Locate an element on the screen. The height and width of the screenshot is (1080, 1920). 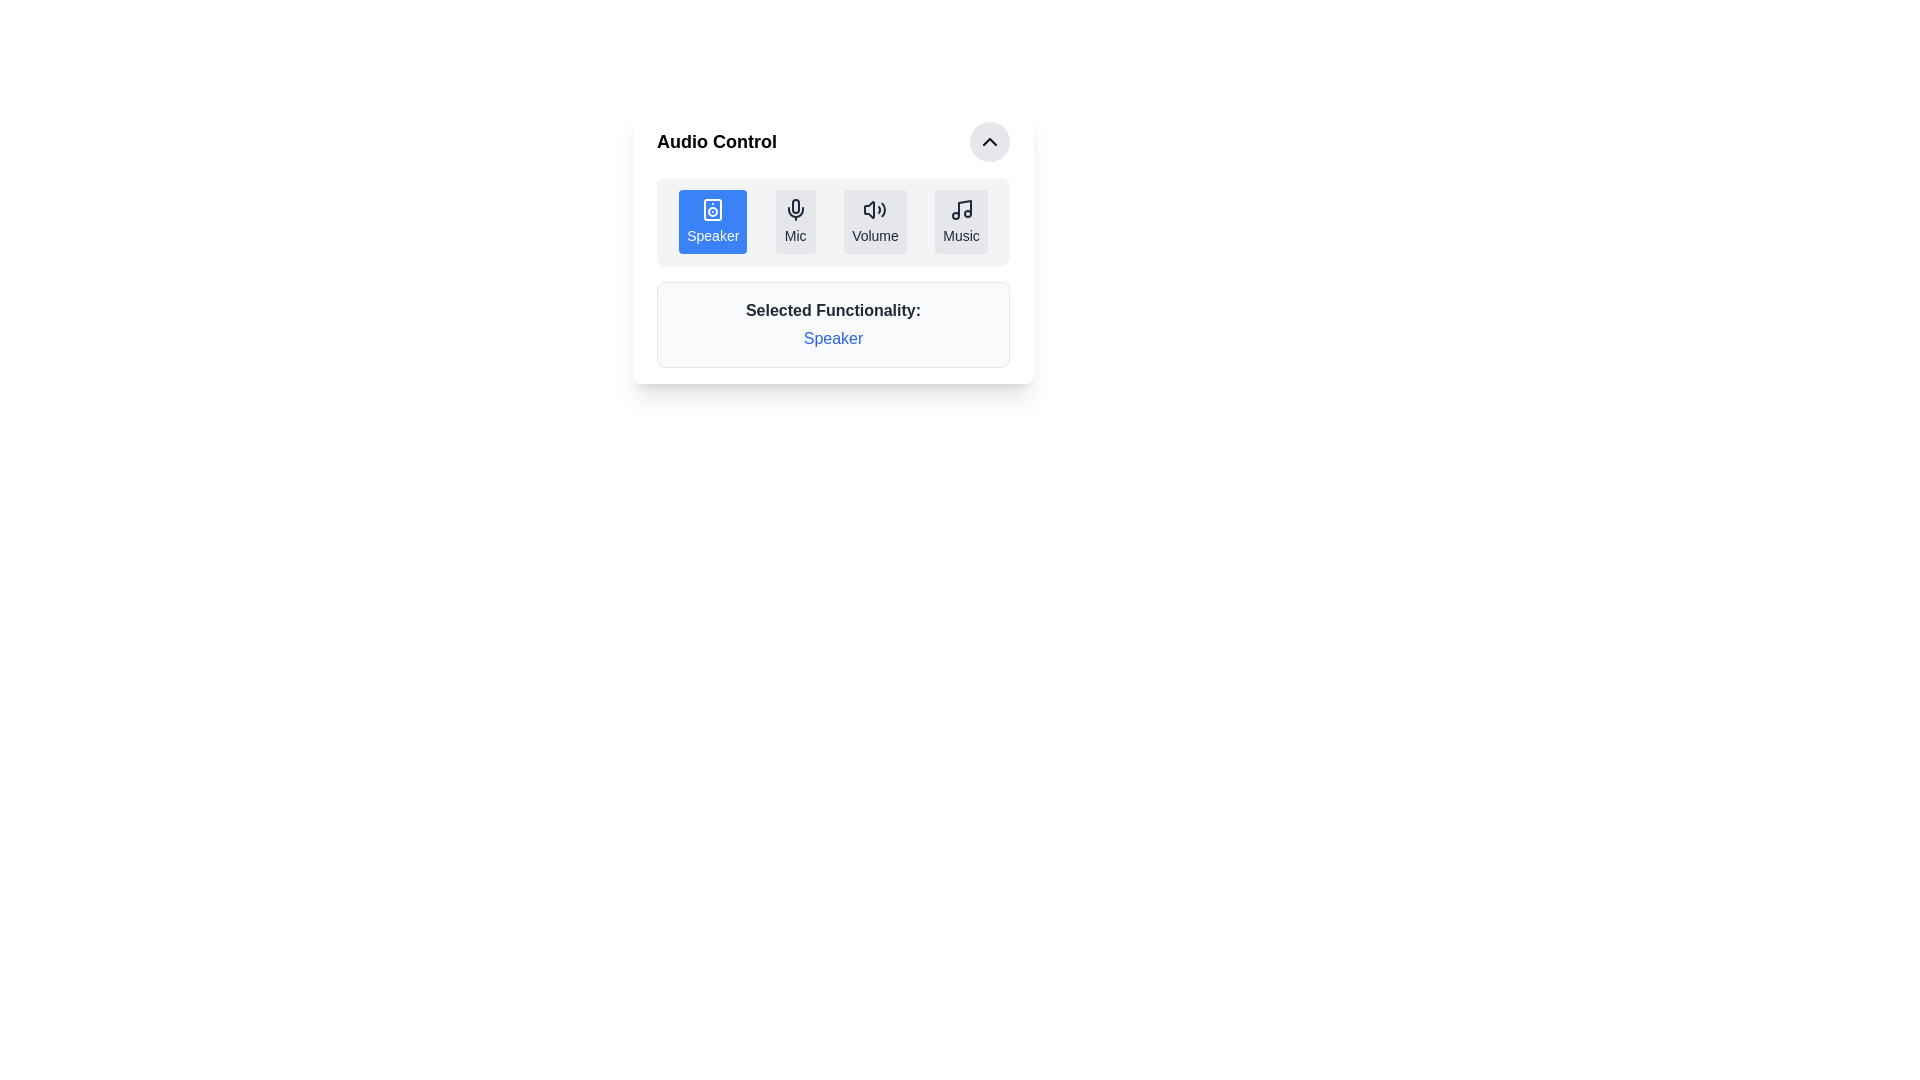
the 'Volume' option in the Navigation panel of the 'Audio Control' widget is located at coordinates (833, 222).